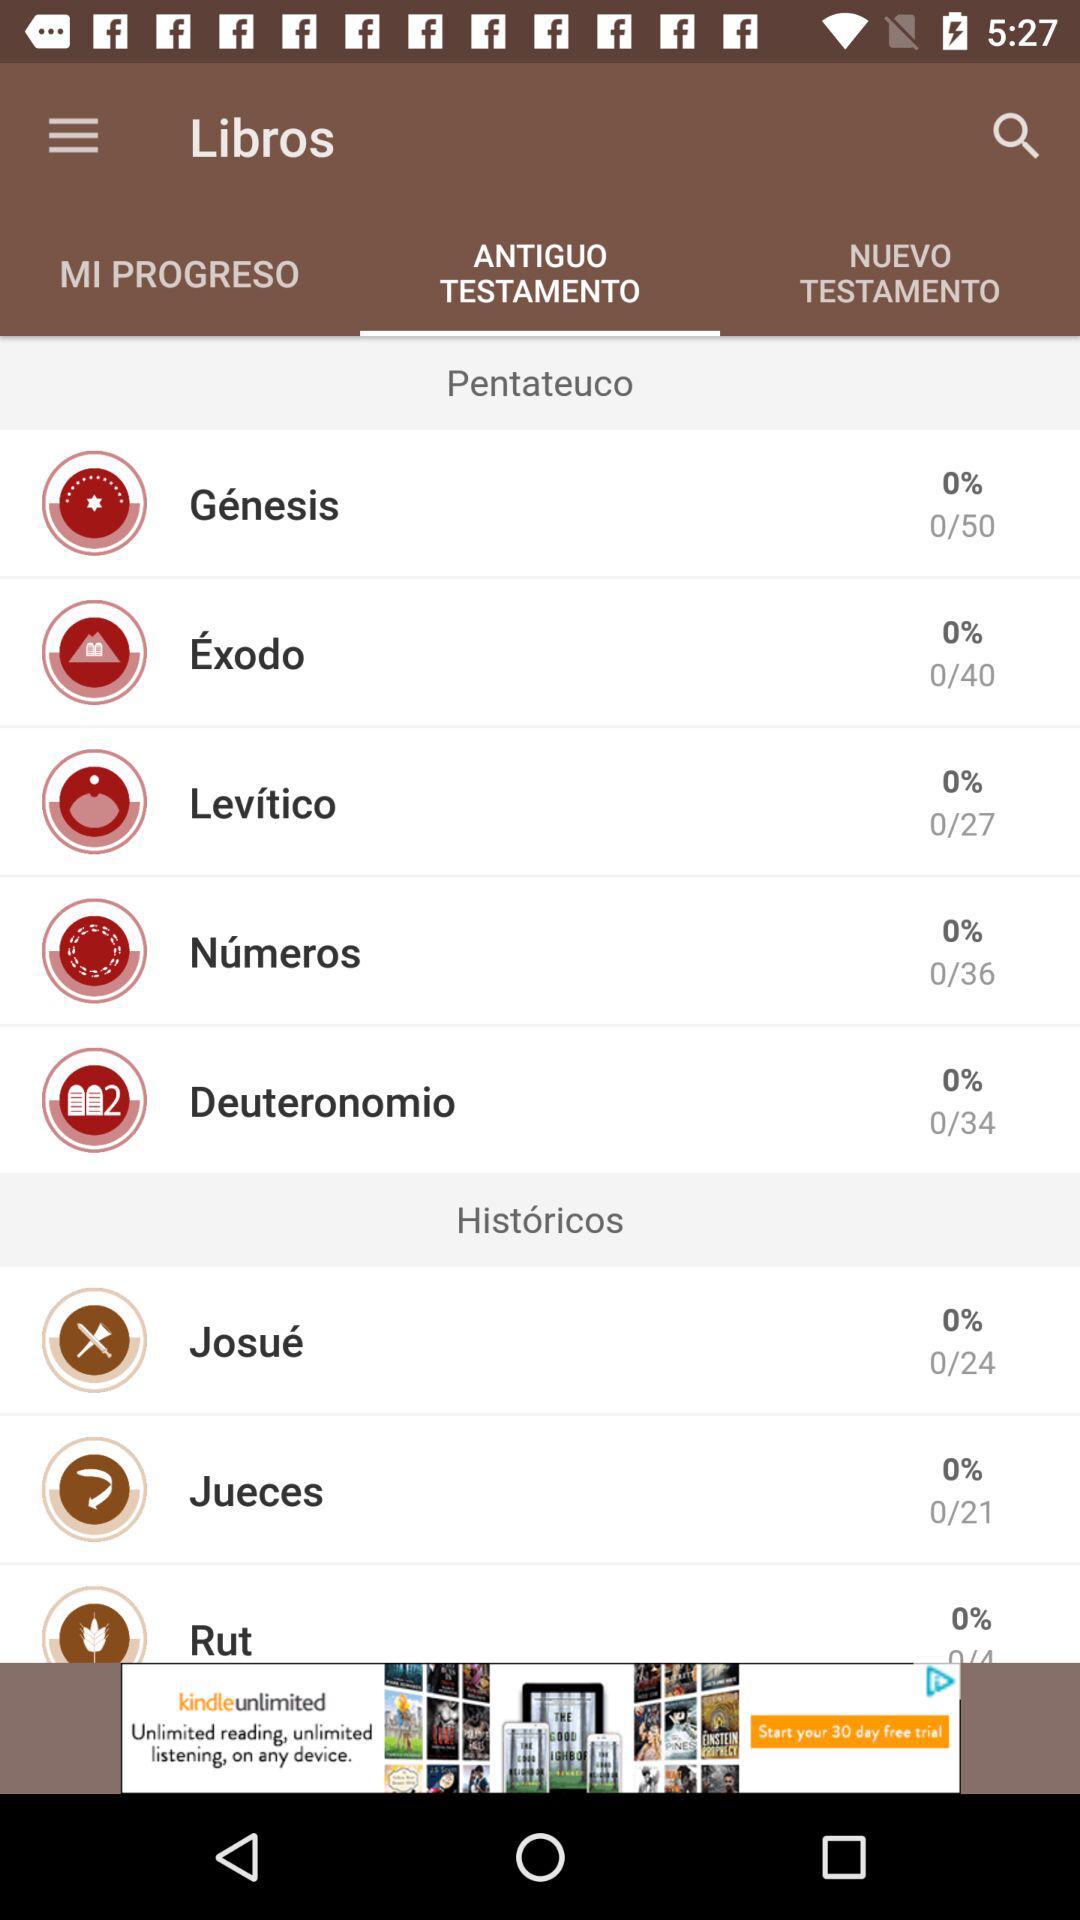  What do you see at coordinates (220, 1636) in the screenshot?
I see `icon to the left of the 0/4 icon` at bounding box center [220, 1636].